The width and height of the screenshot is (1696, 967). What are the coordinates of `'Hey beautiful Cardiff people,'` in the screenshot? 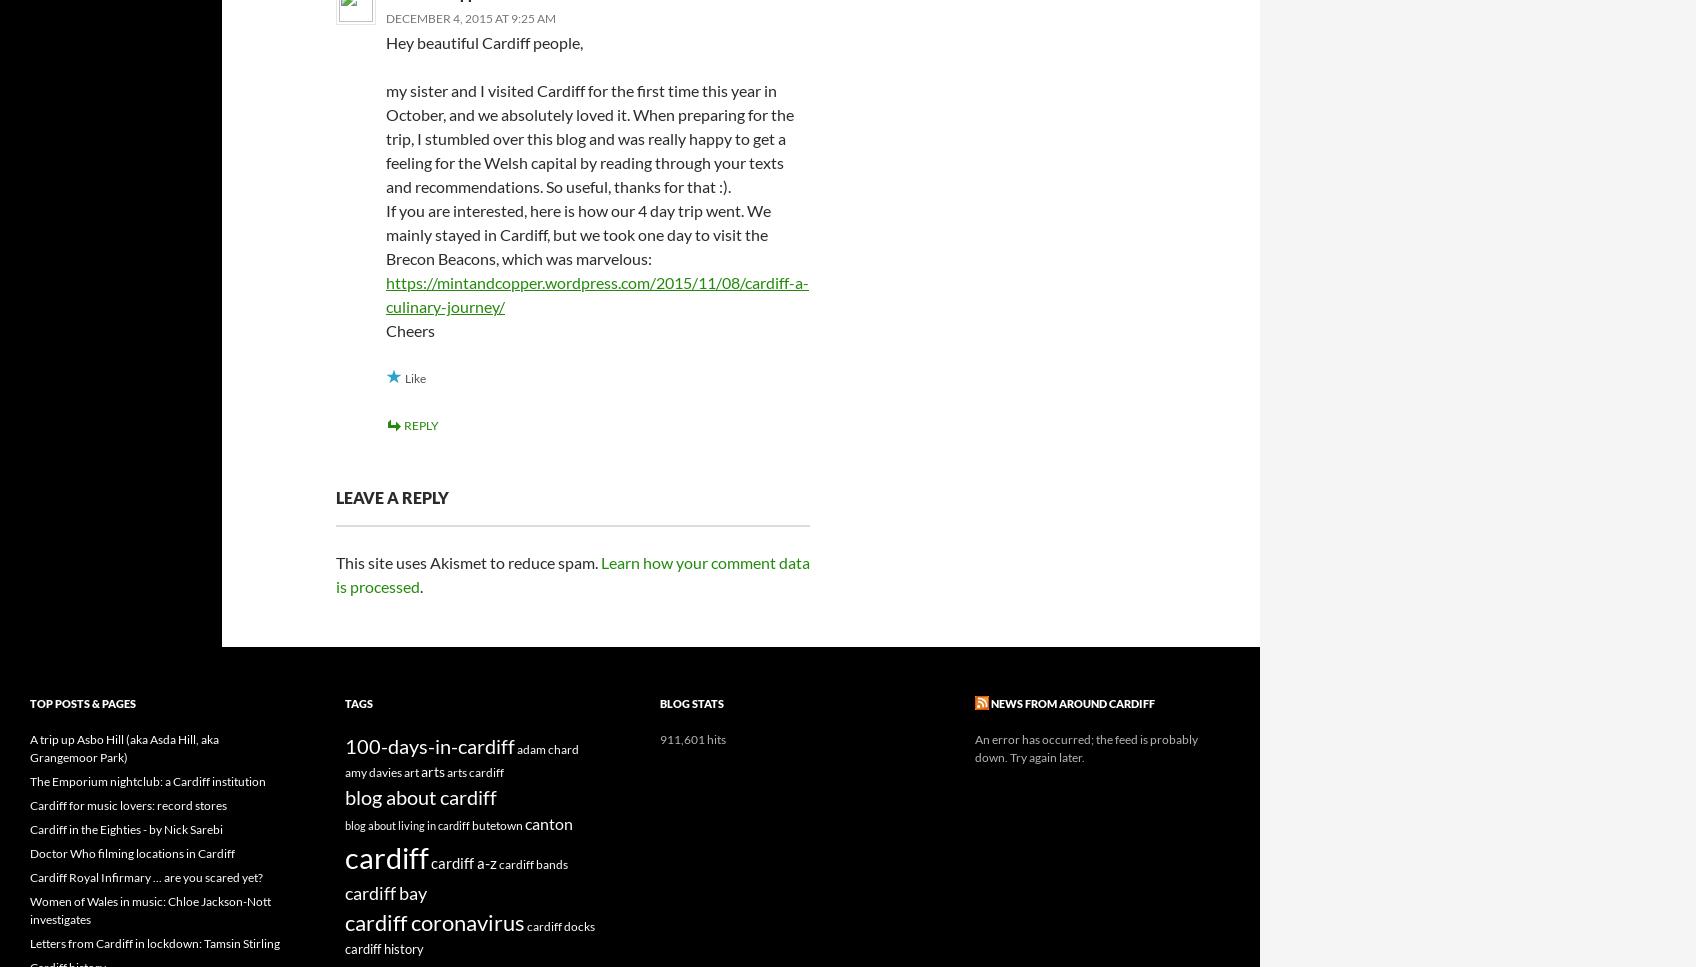 It's located at (484, 41).